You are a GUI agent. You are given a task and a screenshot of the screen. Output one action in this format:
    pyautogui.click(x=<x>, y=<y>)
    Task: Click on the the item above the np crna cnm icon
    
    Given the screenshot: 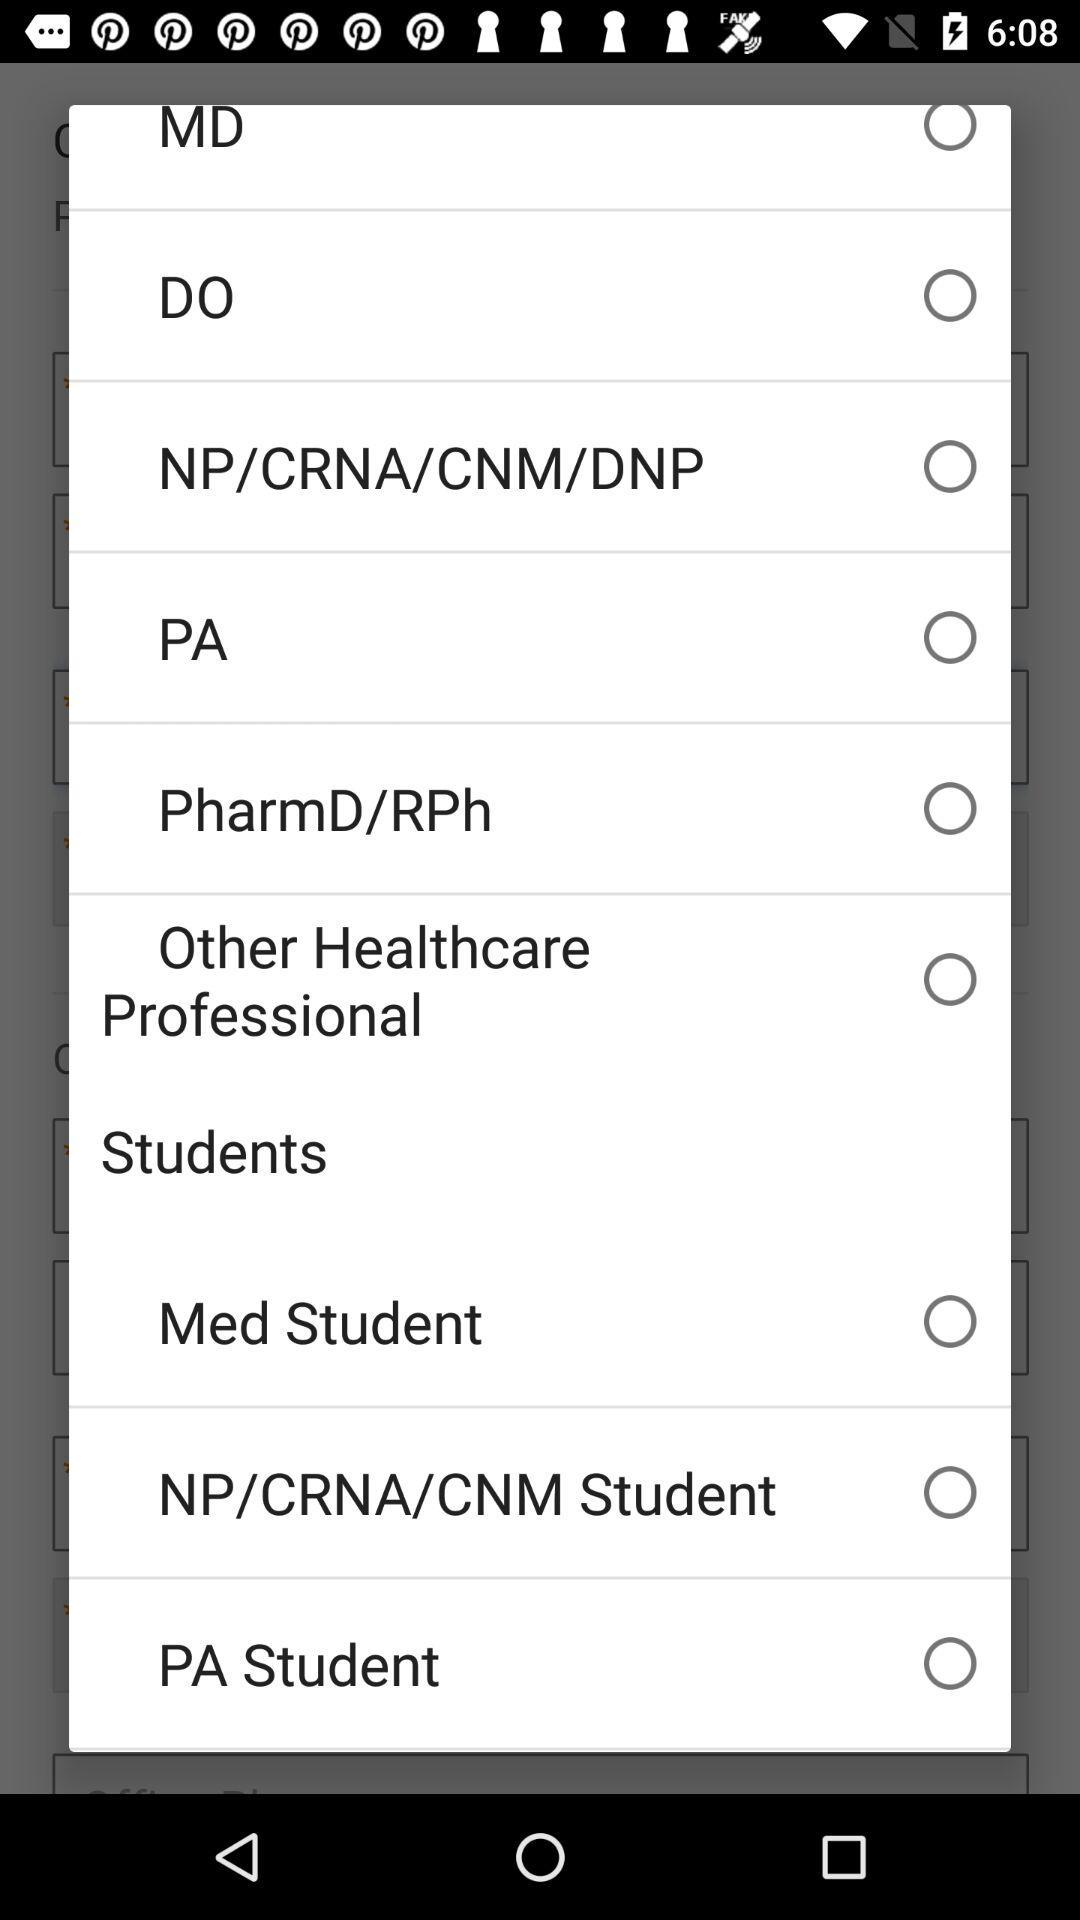 What is the action you would take?
    pyautogui.click(x=540, y=1321)
    